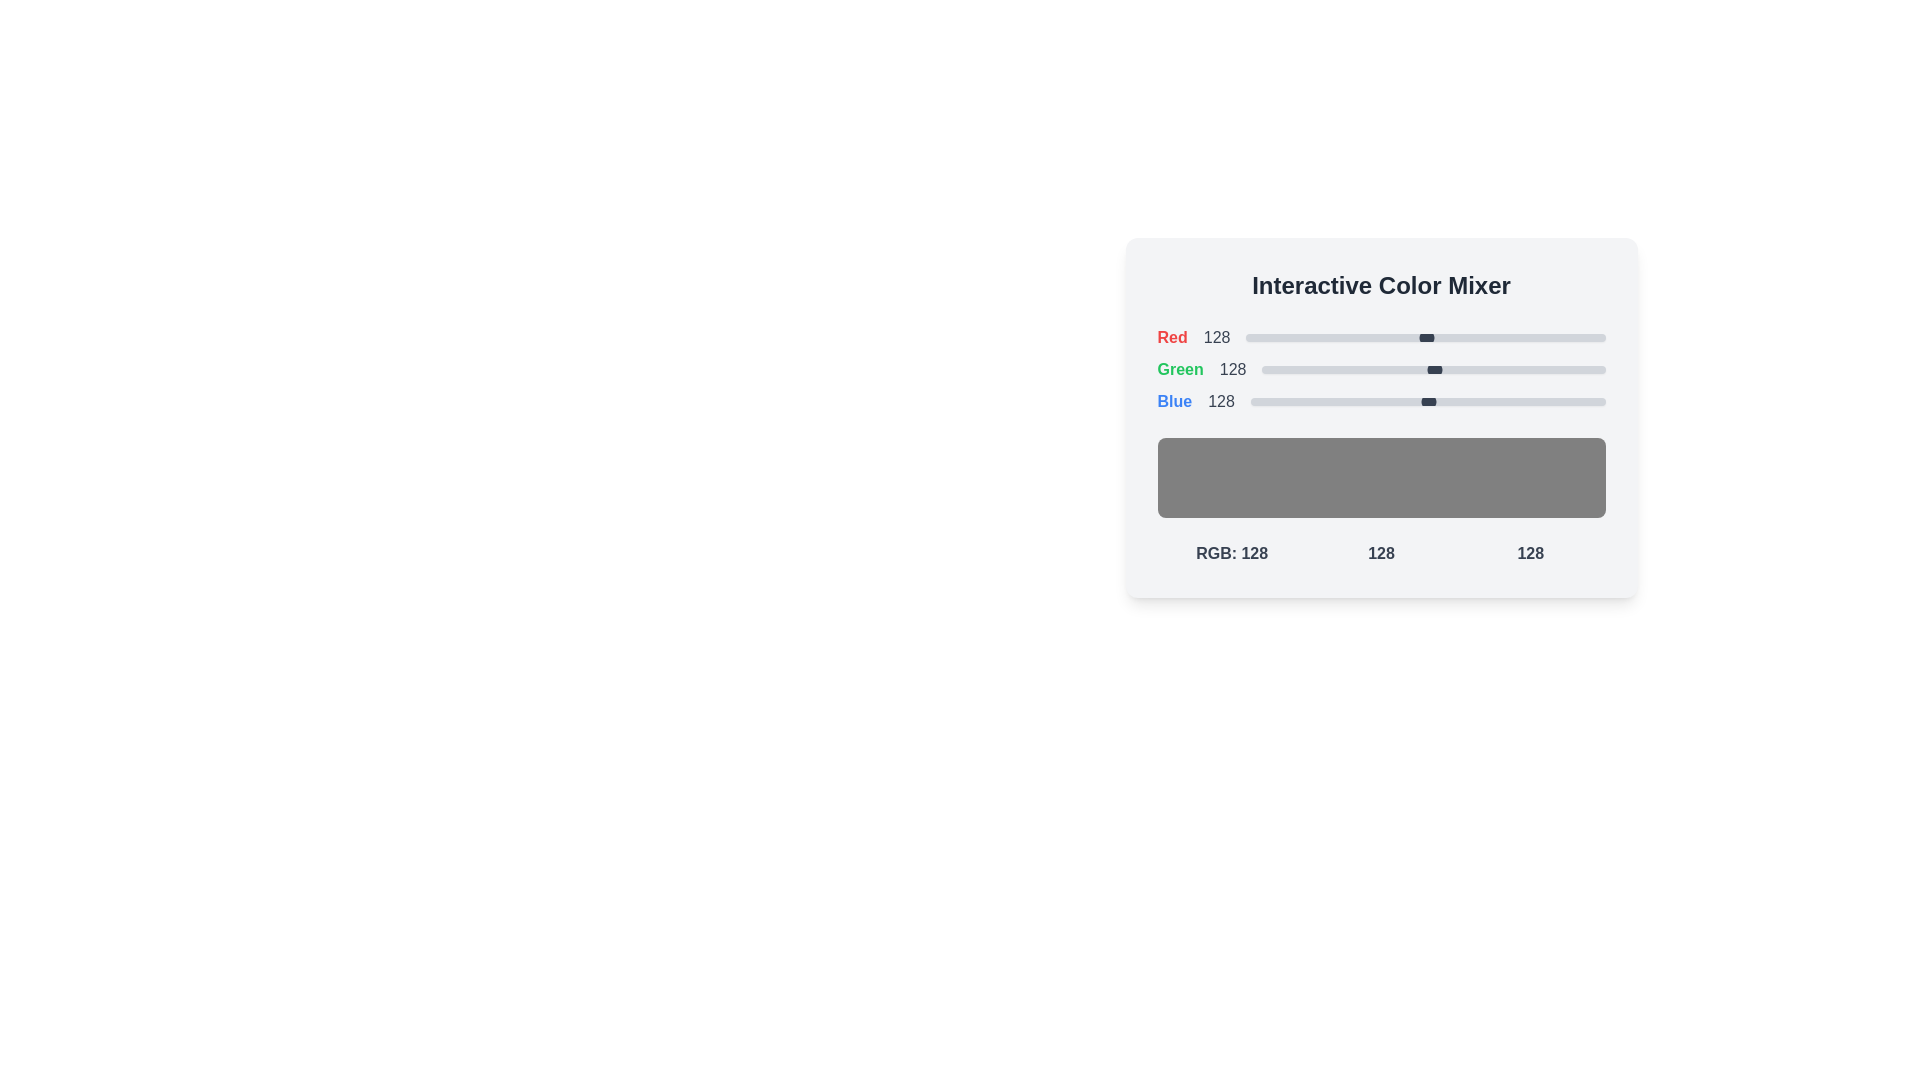 The image size is (1920, 1080). Describe the element at coordinates (1529, 554) in the screenshot. I see `the static text label displaying the 'Blue' value in the RGB color representation, which is the last item in a row of three columns within the 'RGB' summary section` at that location.